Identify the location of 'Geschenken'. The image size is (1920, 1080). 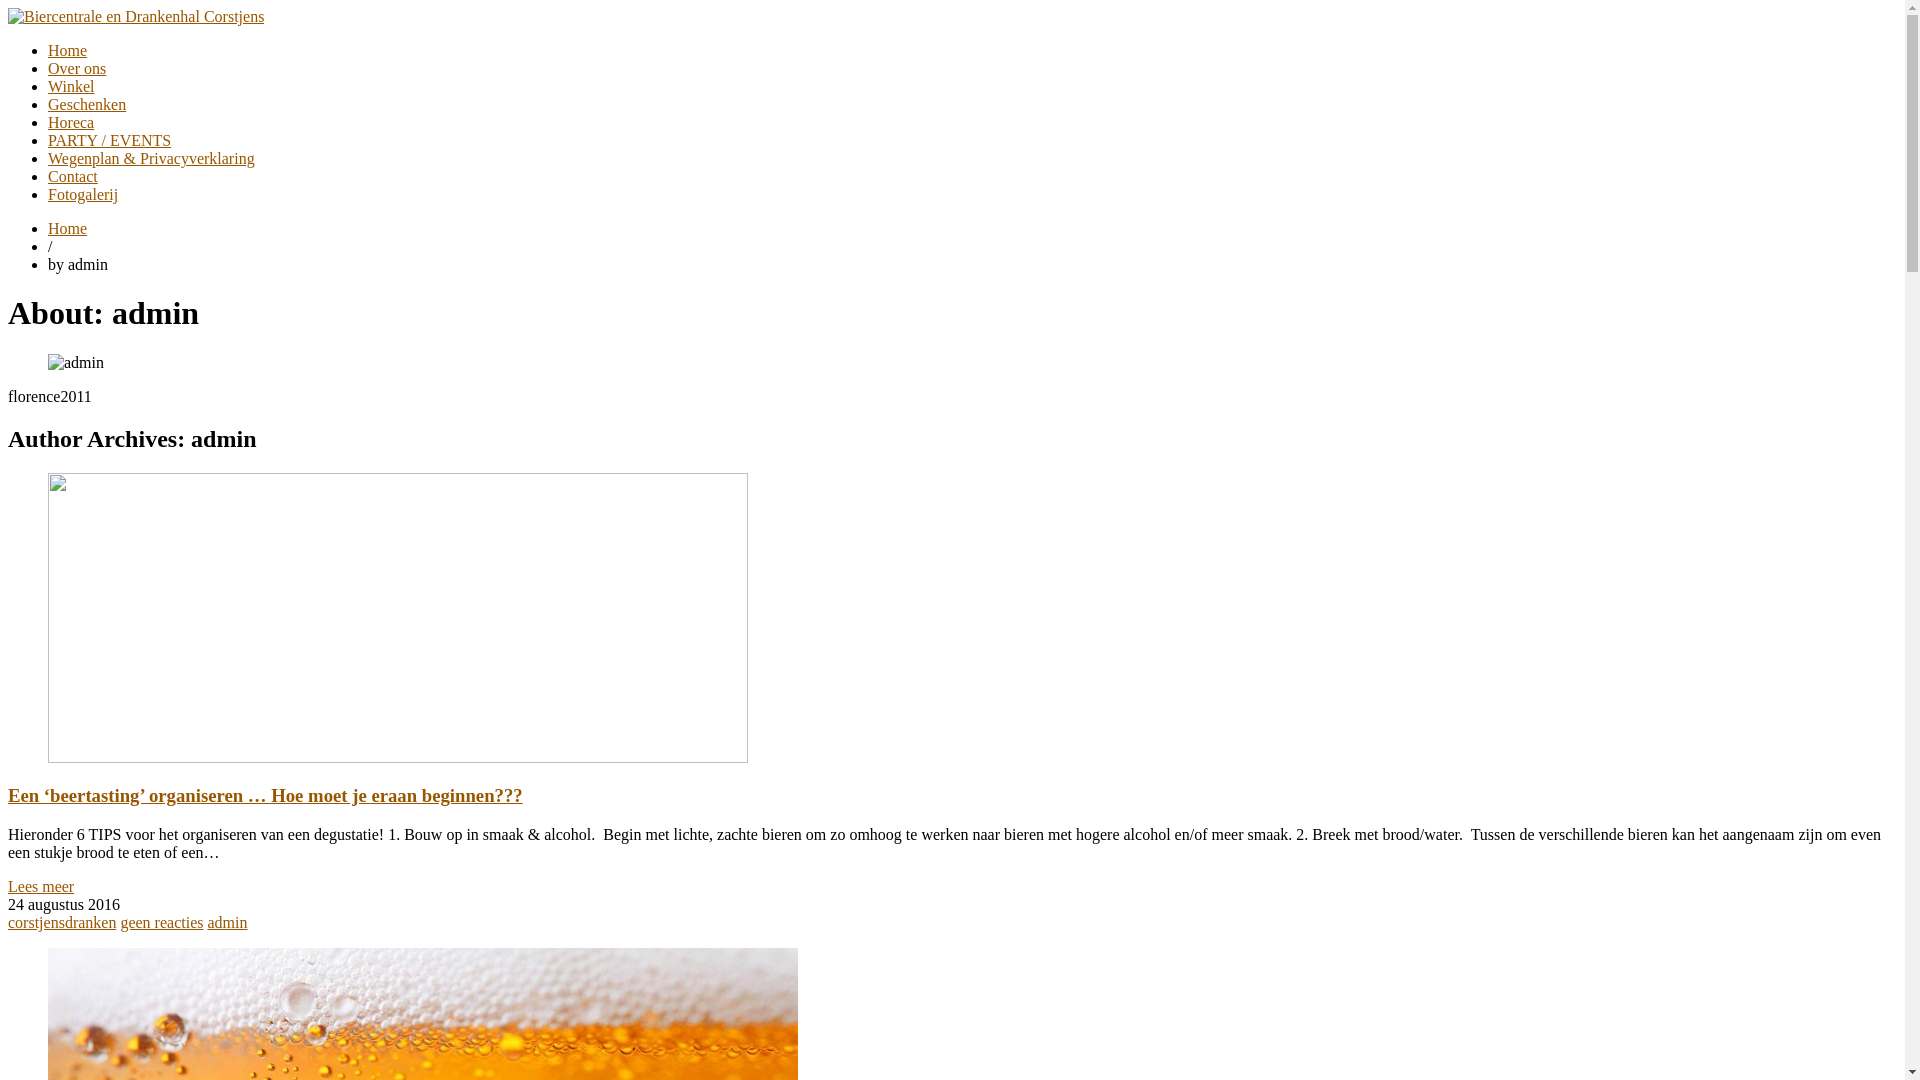
(48, 104).